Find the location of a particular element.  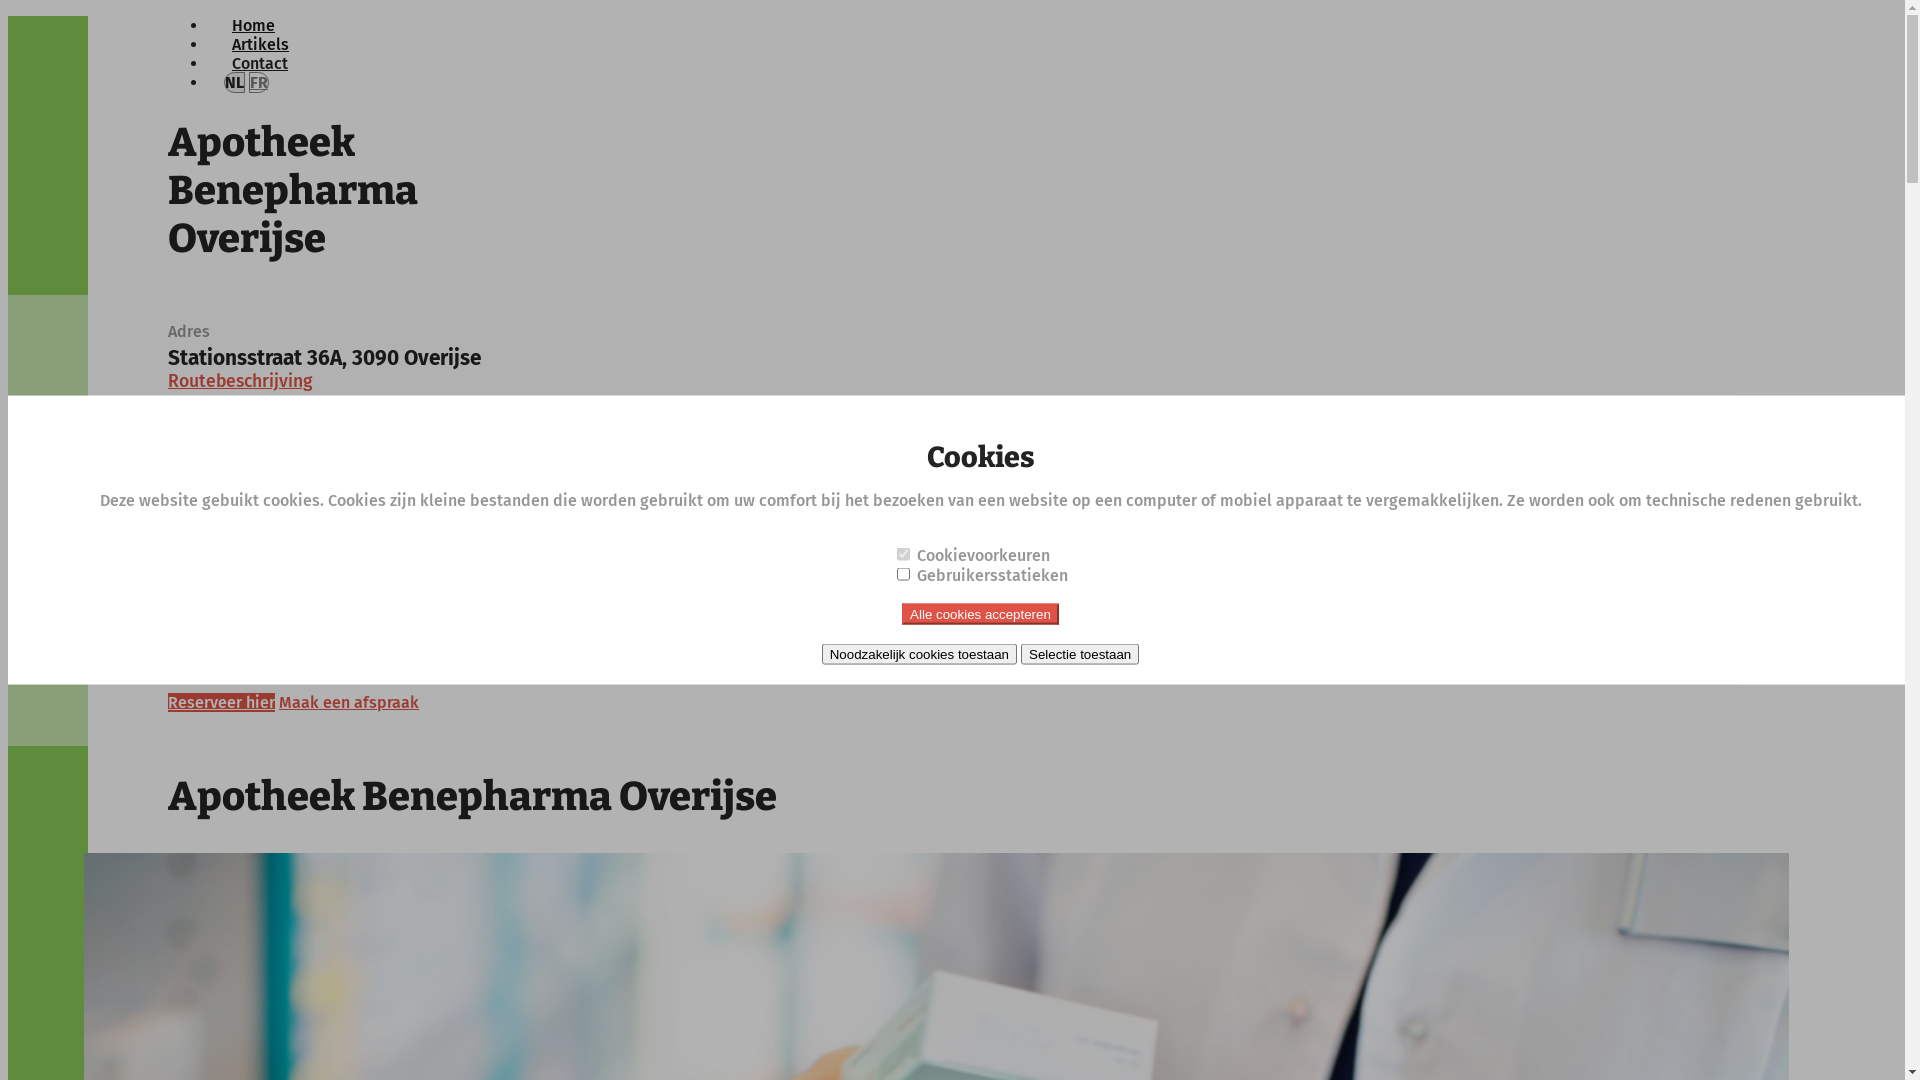

'apothekers@benepharma.be' is located at coordinates (336, 577).